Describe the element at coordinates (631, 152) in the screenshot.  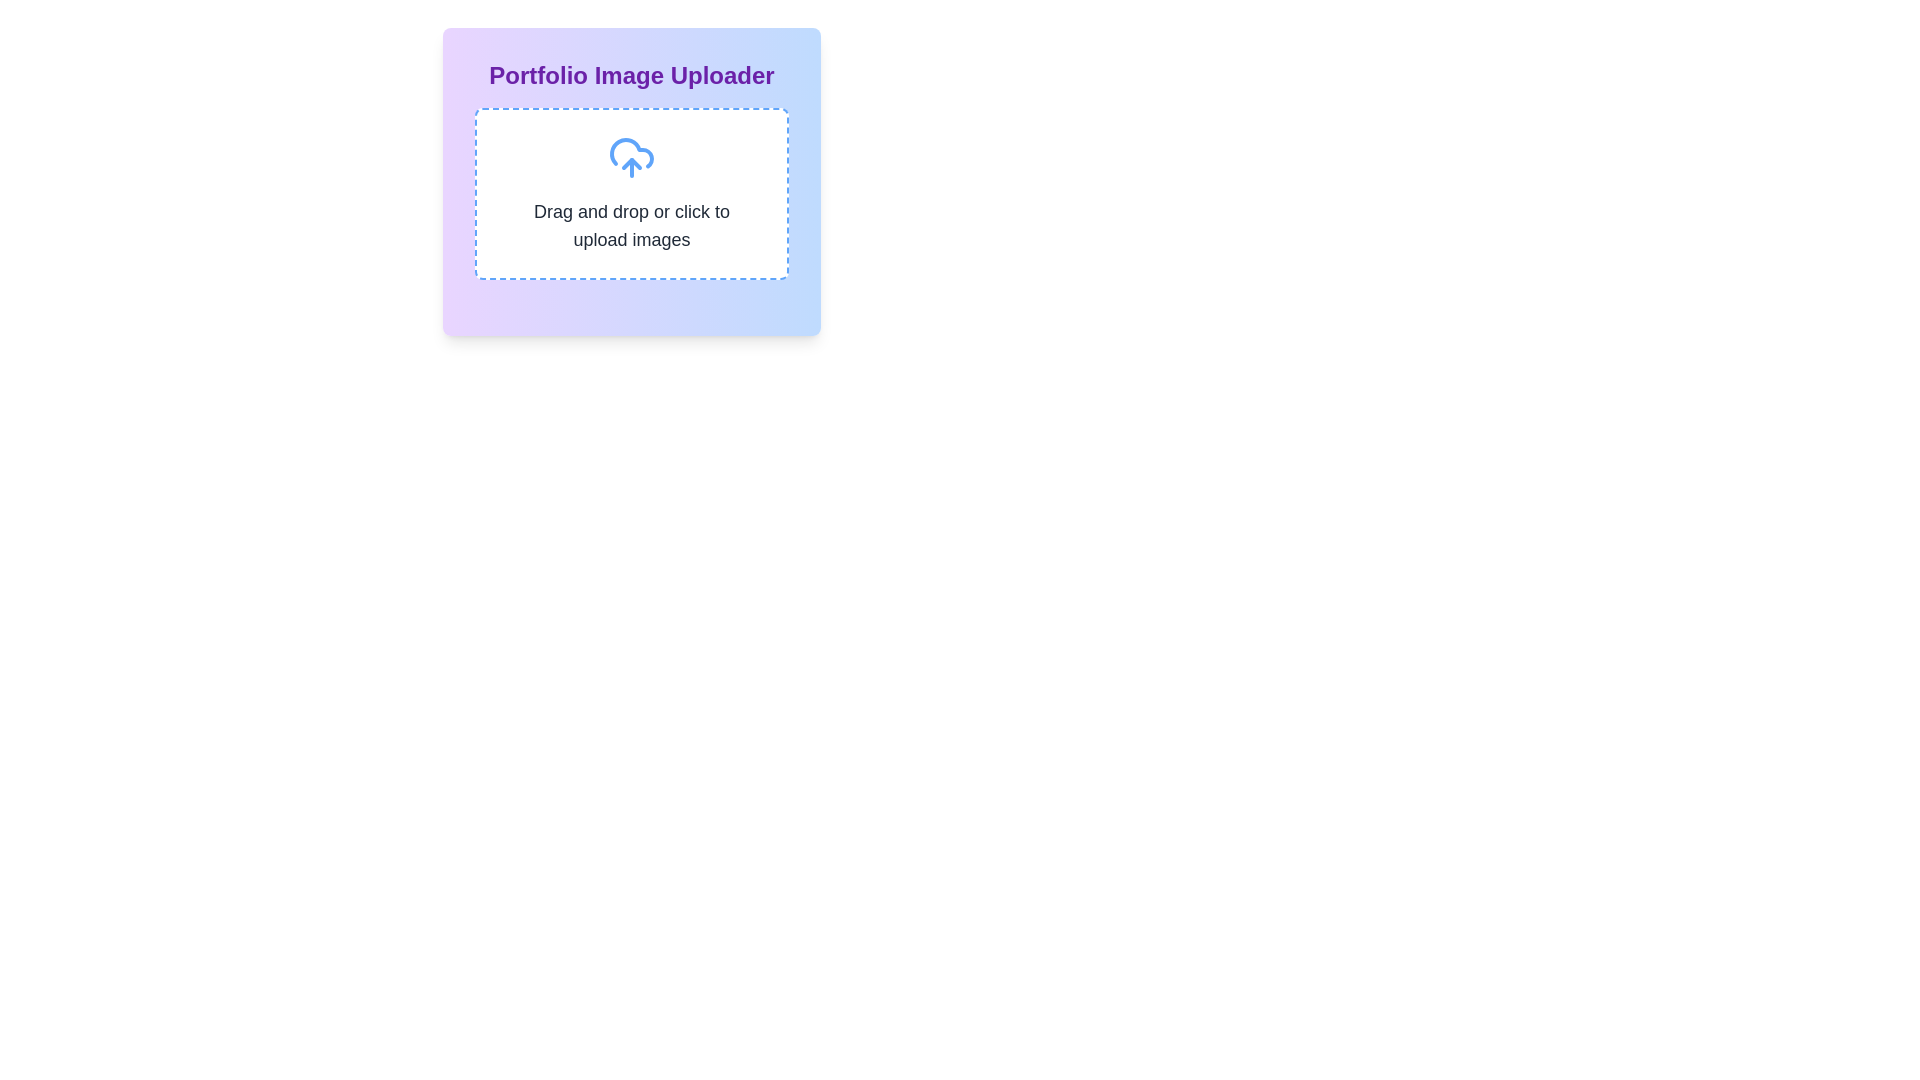
I see `the uppermost line segment of the light blue cloud outline in the SVG illustration representing upload functionality, located within the 'Portfolio Image Uploader' widget` at that location.